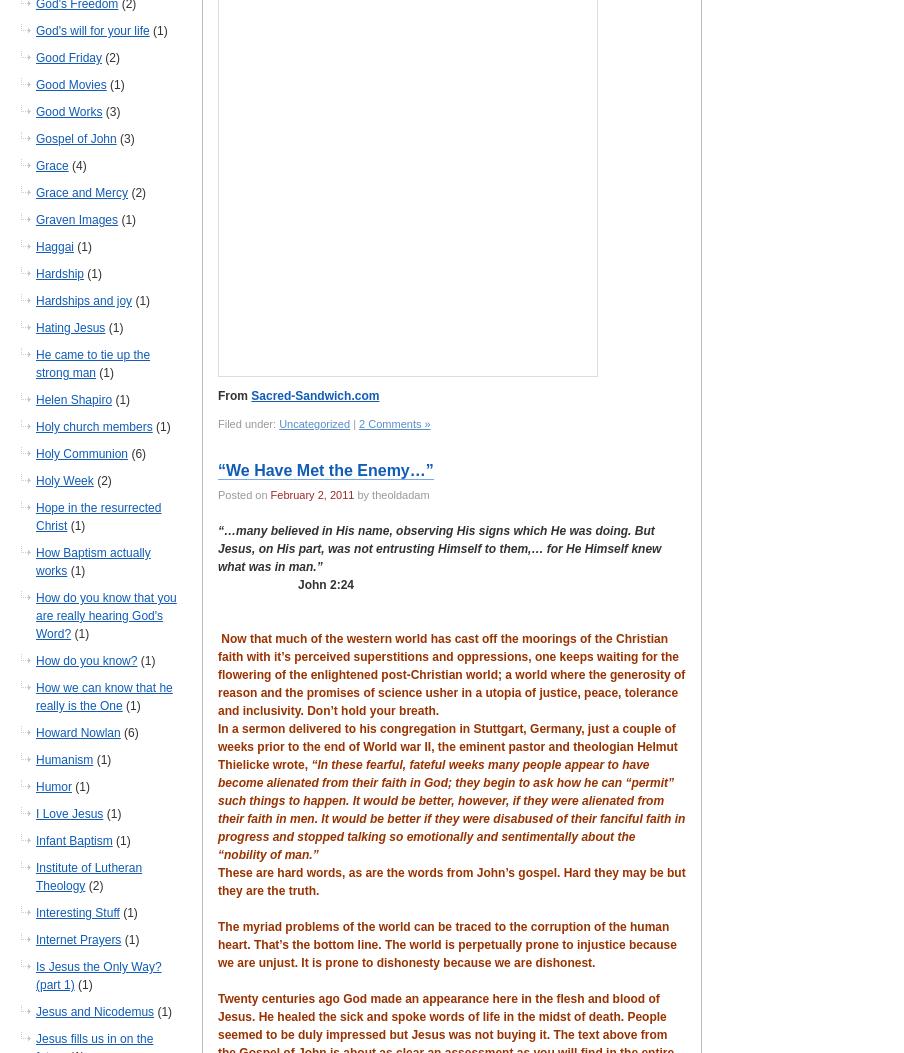 Image resolution: width=904 pixels, height=1053 pixels. What do you see at coordinates (95, 1011) in the screenshot?
I see `'Jesus and Nicodemus'` at bounding box center [95, 1011].